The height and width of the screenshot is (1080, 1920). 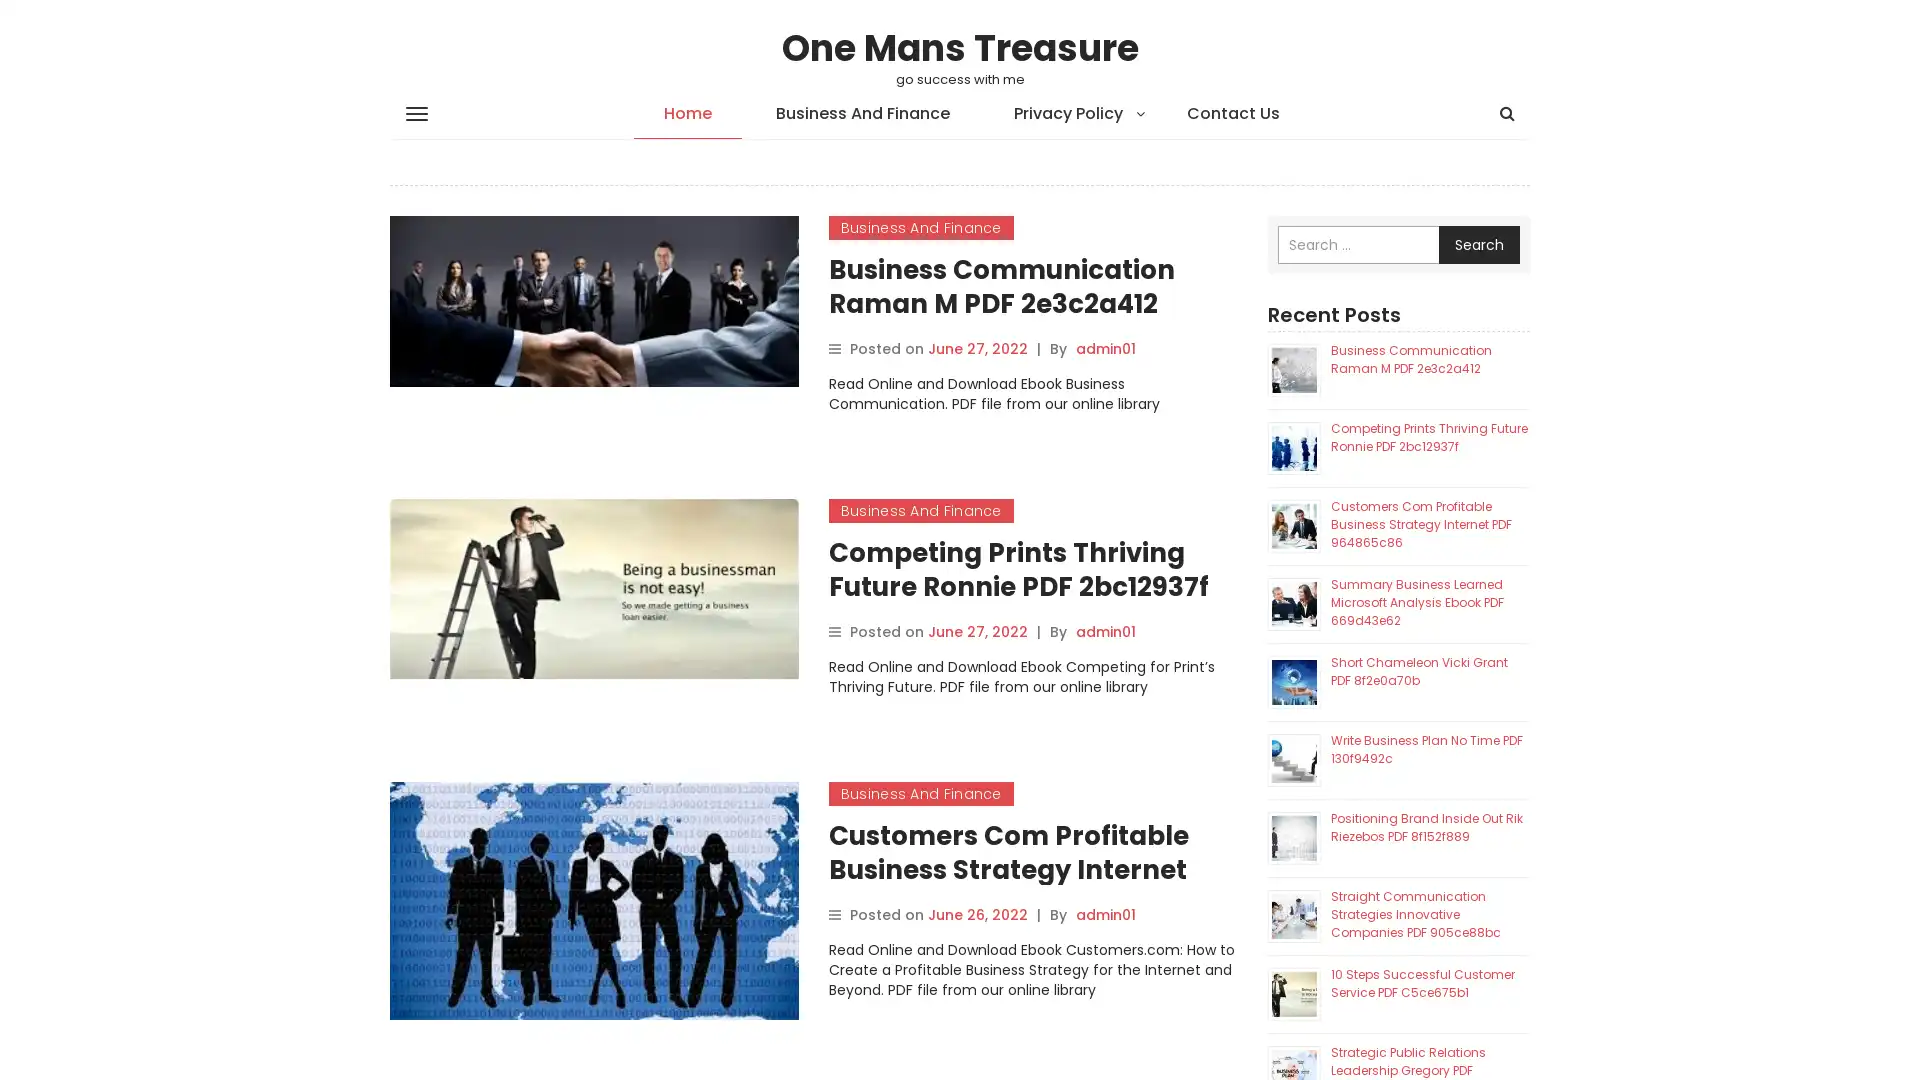 I want to click on Search, so click(x=1479, y=244).